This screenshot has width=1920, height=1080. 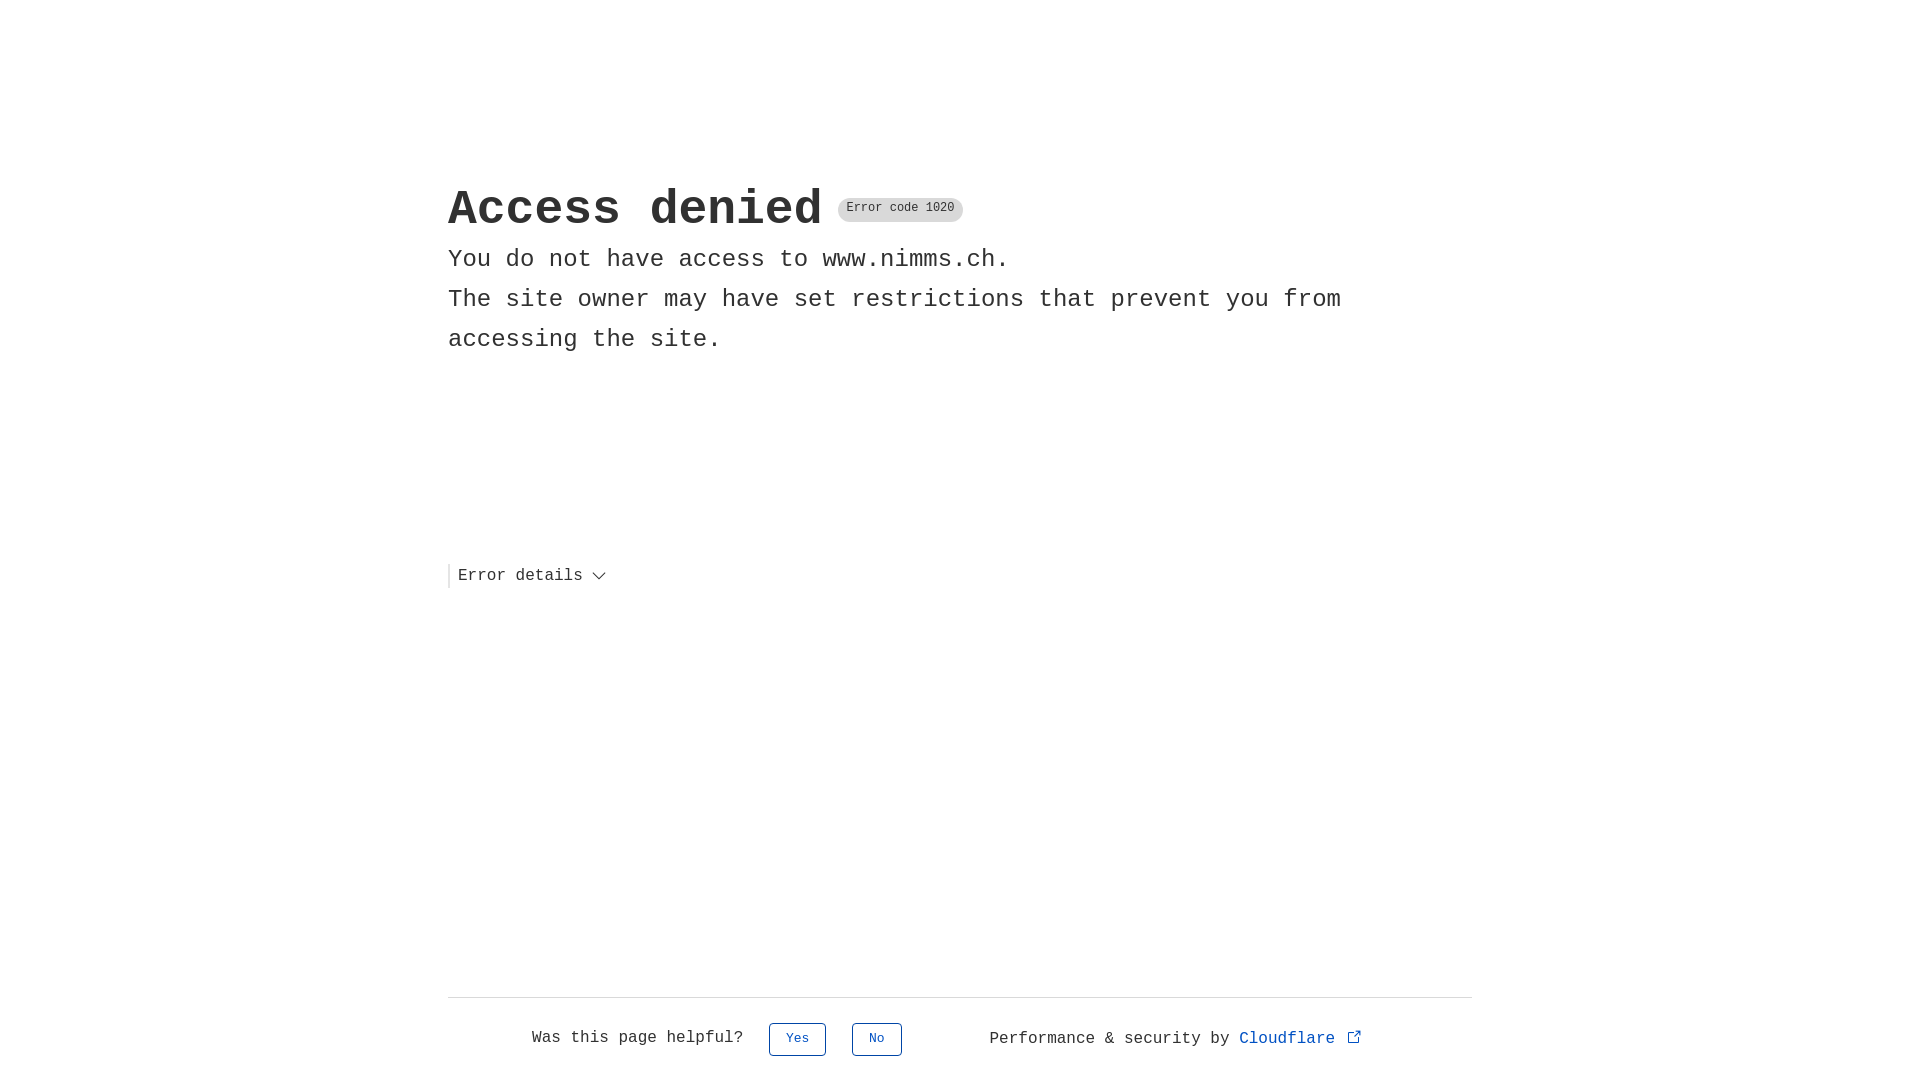 I want to click on 'Opens in new tab', so click(x=1354, y=1035).